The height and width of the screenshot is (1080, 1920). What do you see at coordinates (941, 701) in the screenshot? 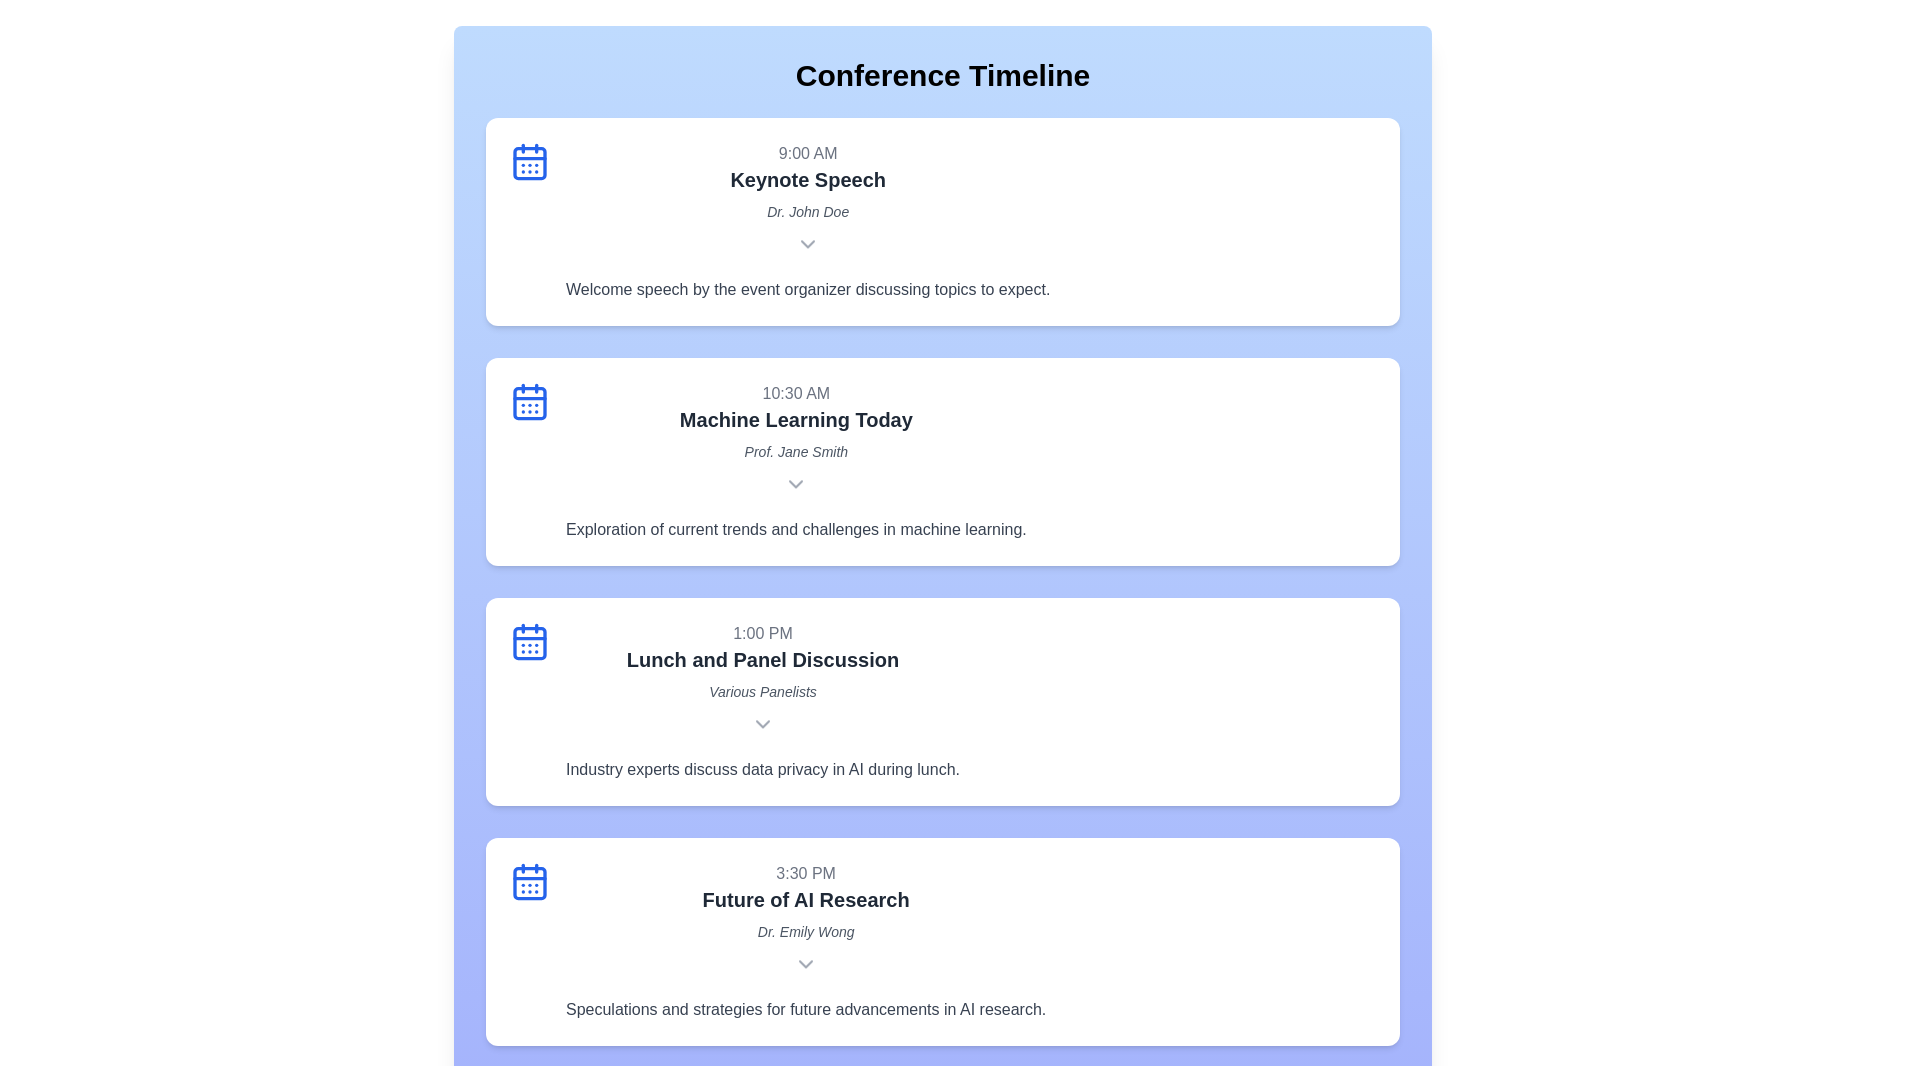
I see `the third card in the vertical list representing the agenda item 'Lunch and Panel Discussion' in the 'Conference Timeline' to trigger its effects` at bounding box center [941, 701].